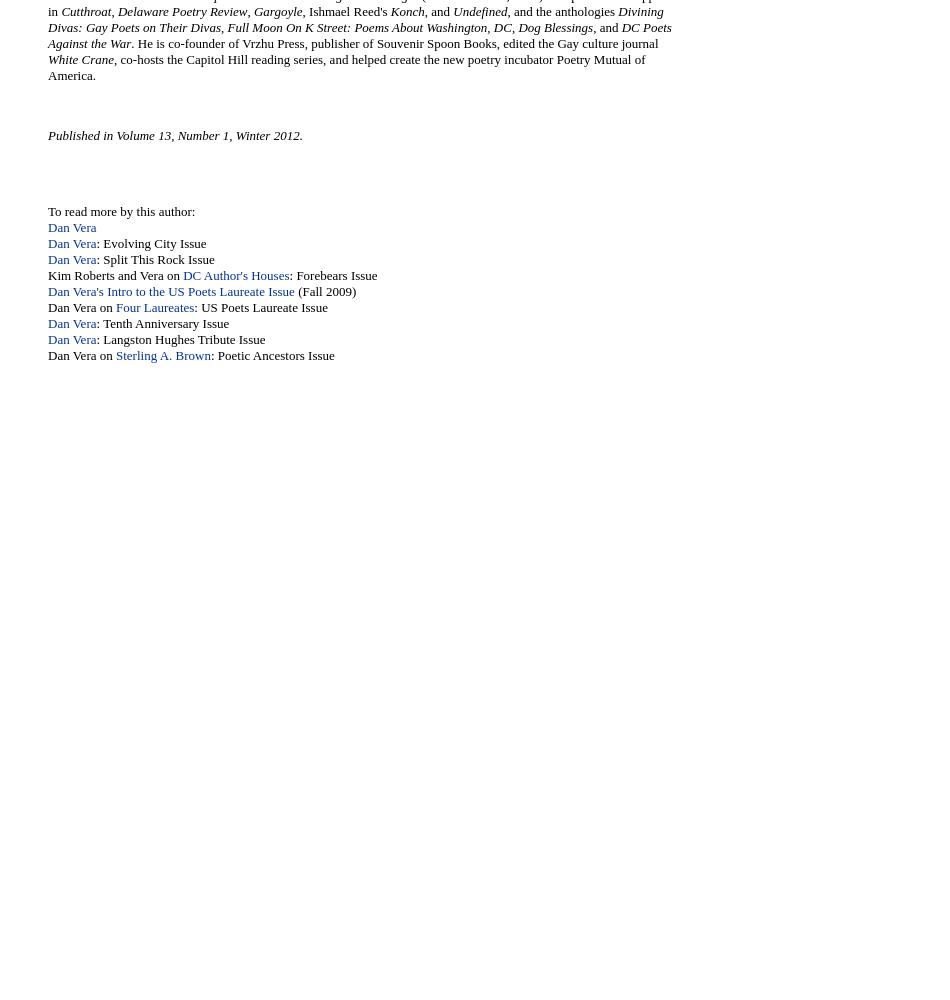  Describe the element at coordinates (182, 275) in the screenshot. I see `'DC 
          Author's Houses'` at that location.